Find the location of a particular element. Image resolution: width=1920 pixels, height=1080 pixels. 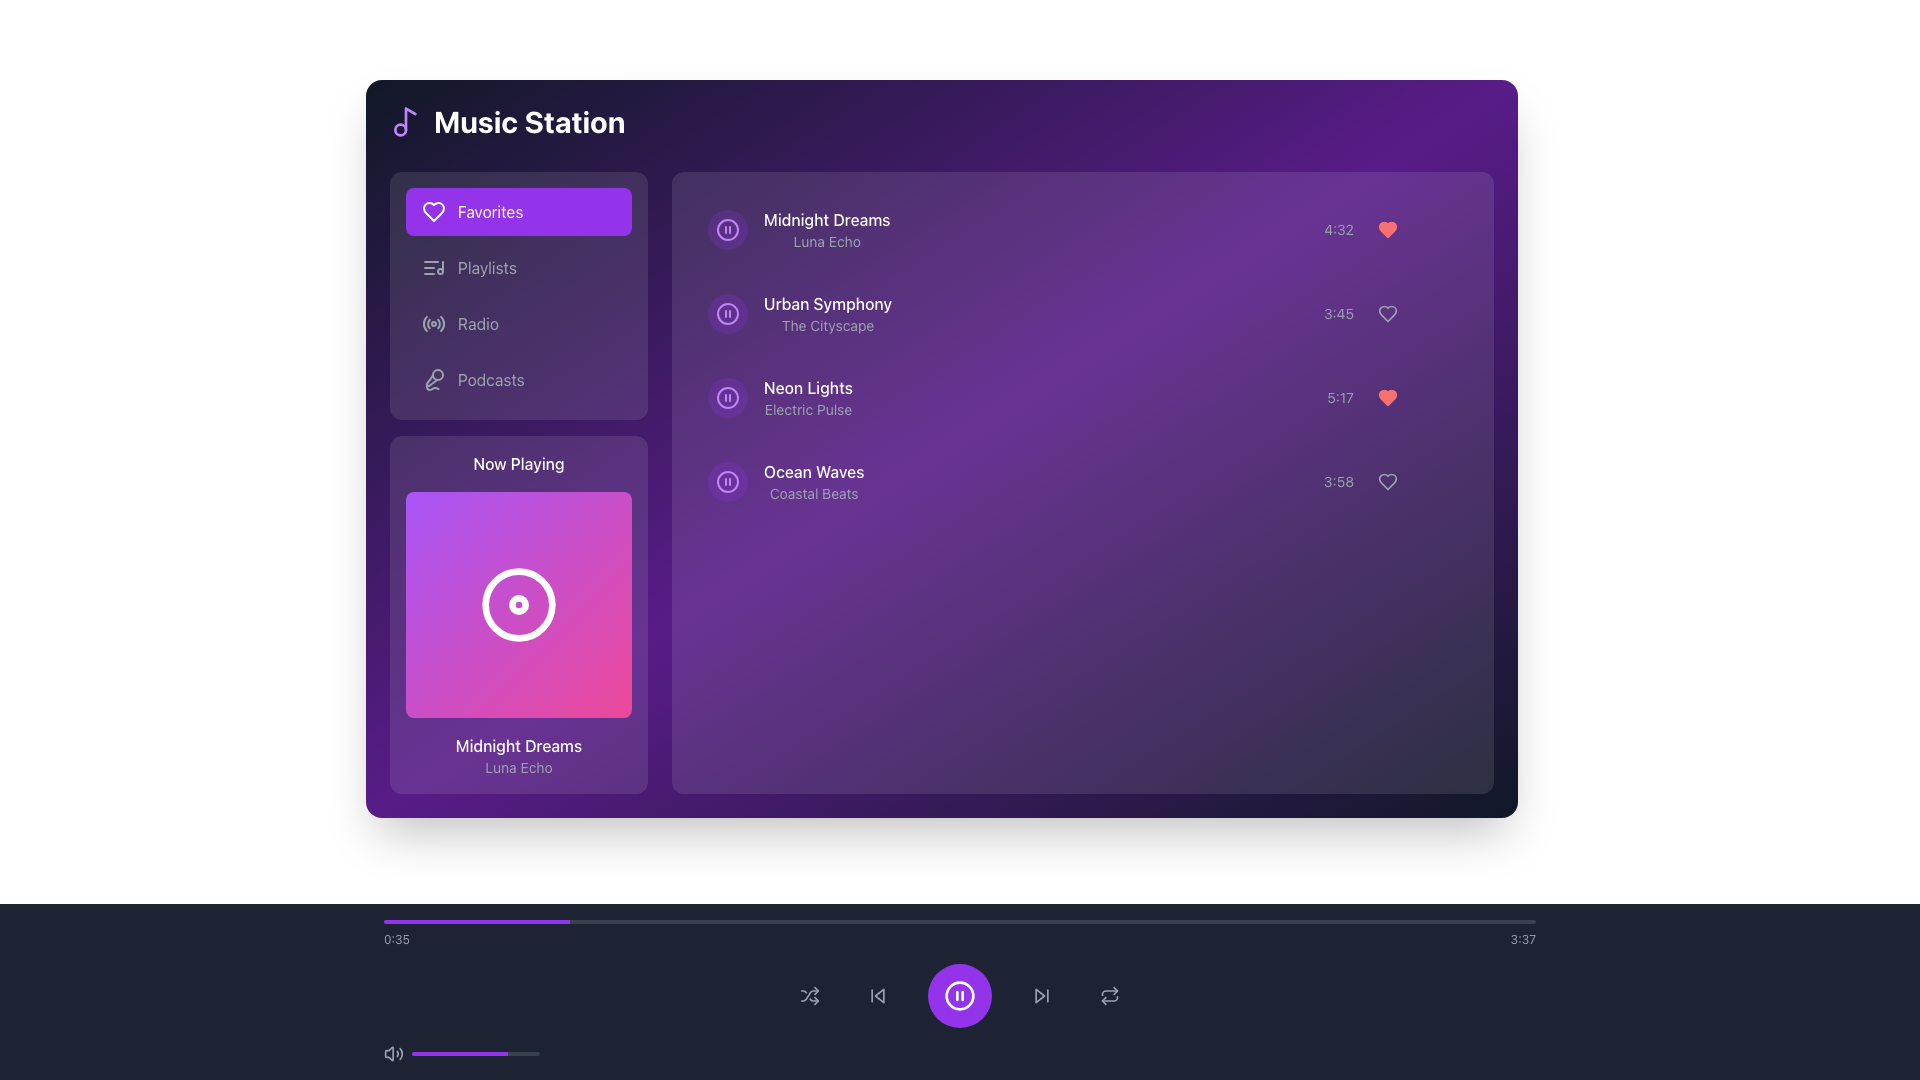

playback position is located at coordinates (649, 921).